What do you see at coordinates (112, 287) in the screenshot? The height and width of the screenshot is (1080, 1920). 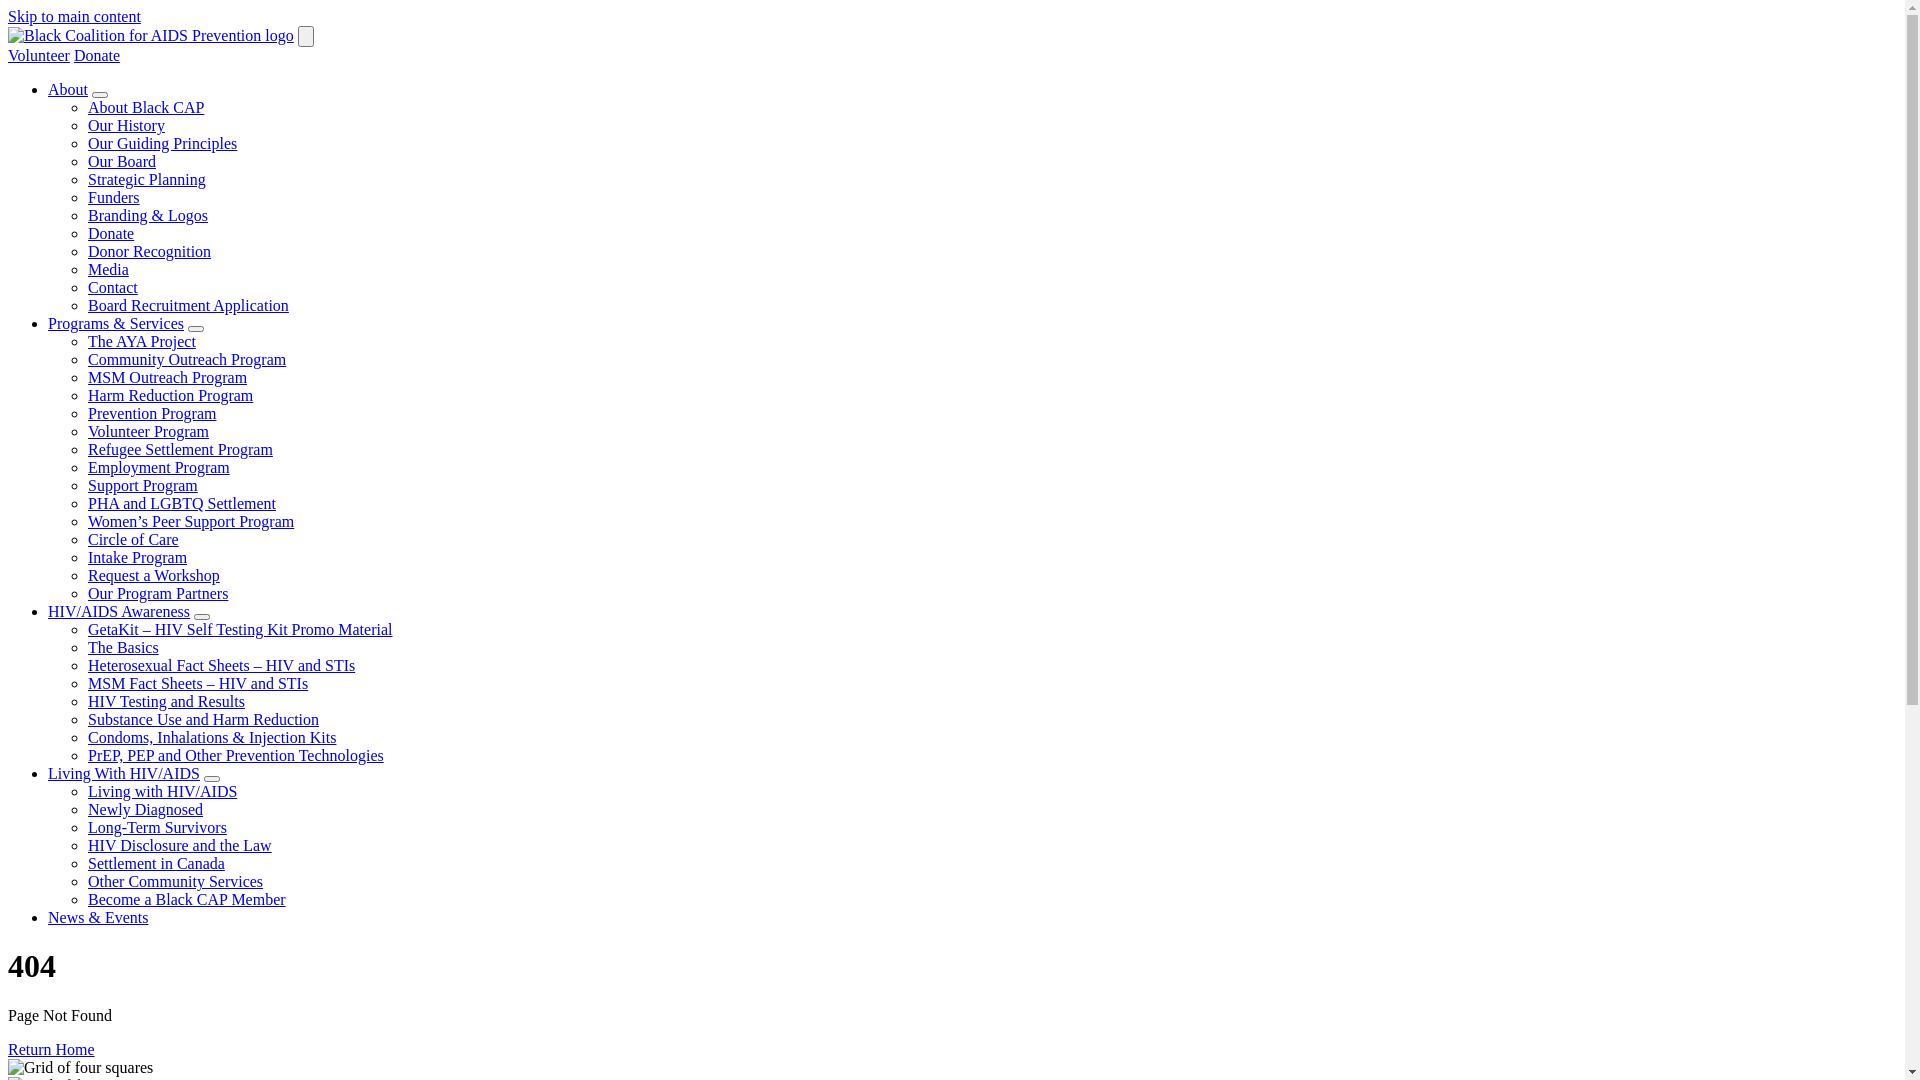 I see `'Contact'` at bounding box center [112, 287].